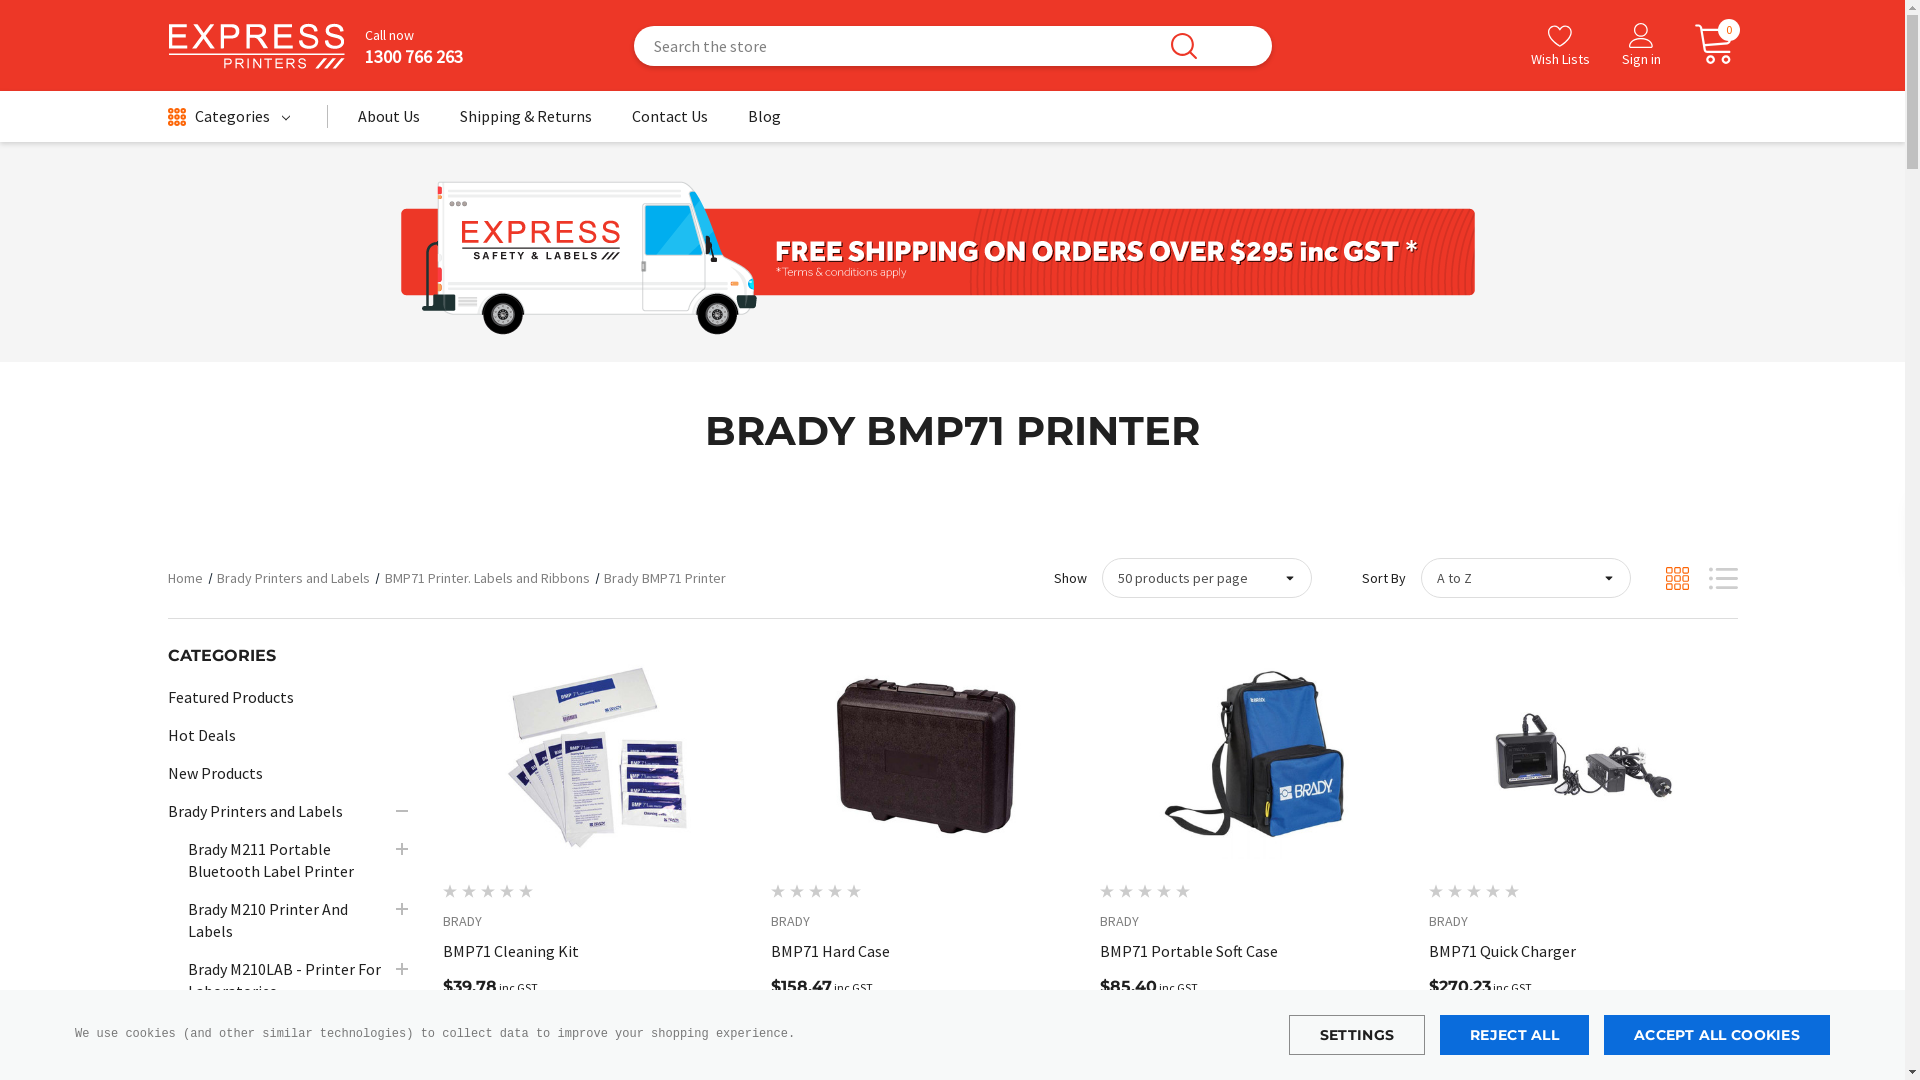 This screenshot has height=1080, width=1920. Describe the element at coordinates (1675, 45) in the screenshot. I see `'0'` at that location.